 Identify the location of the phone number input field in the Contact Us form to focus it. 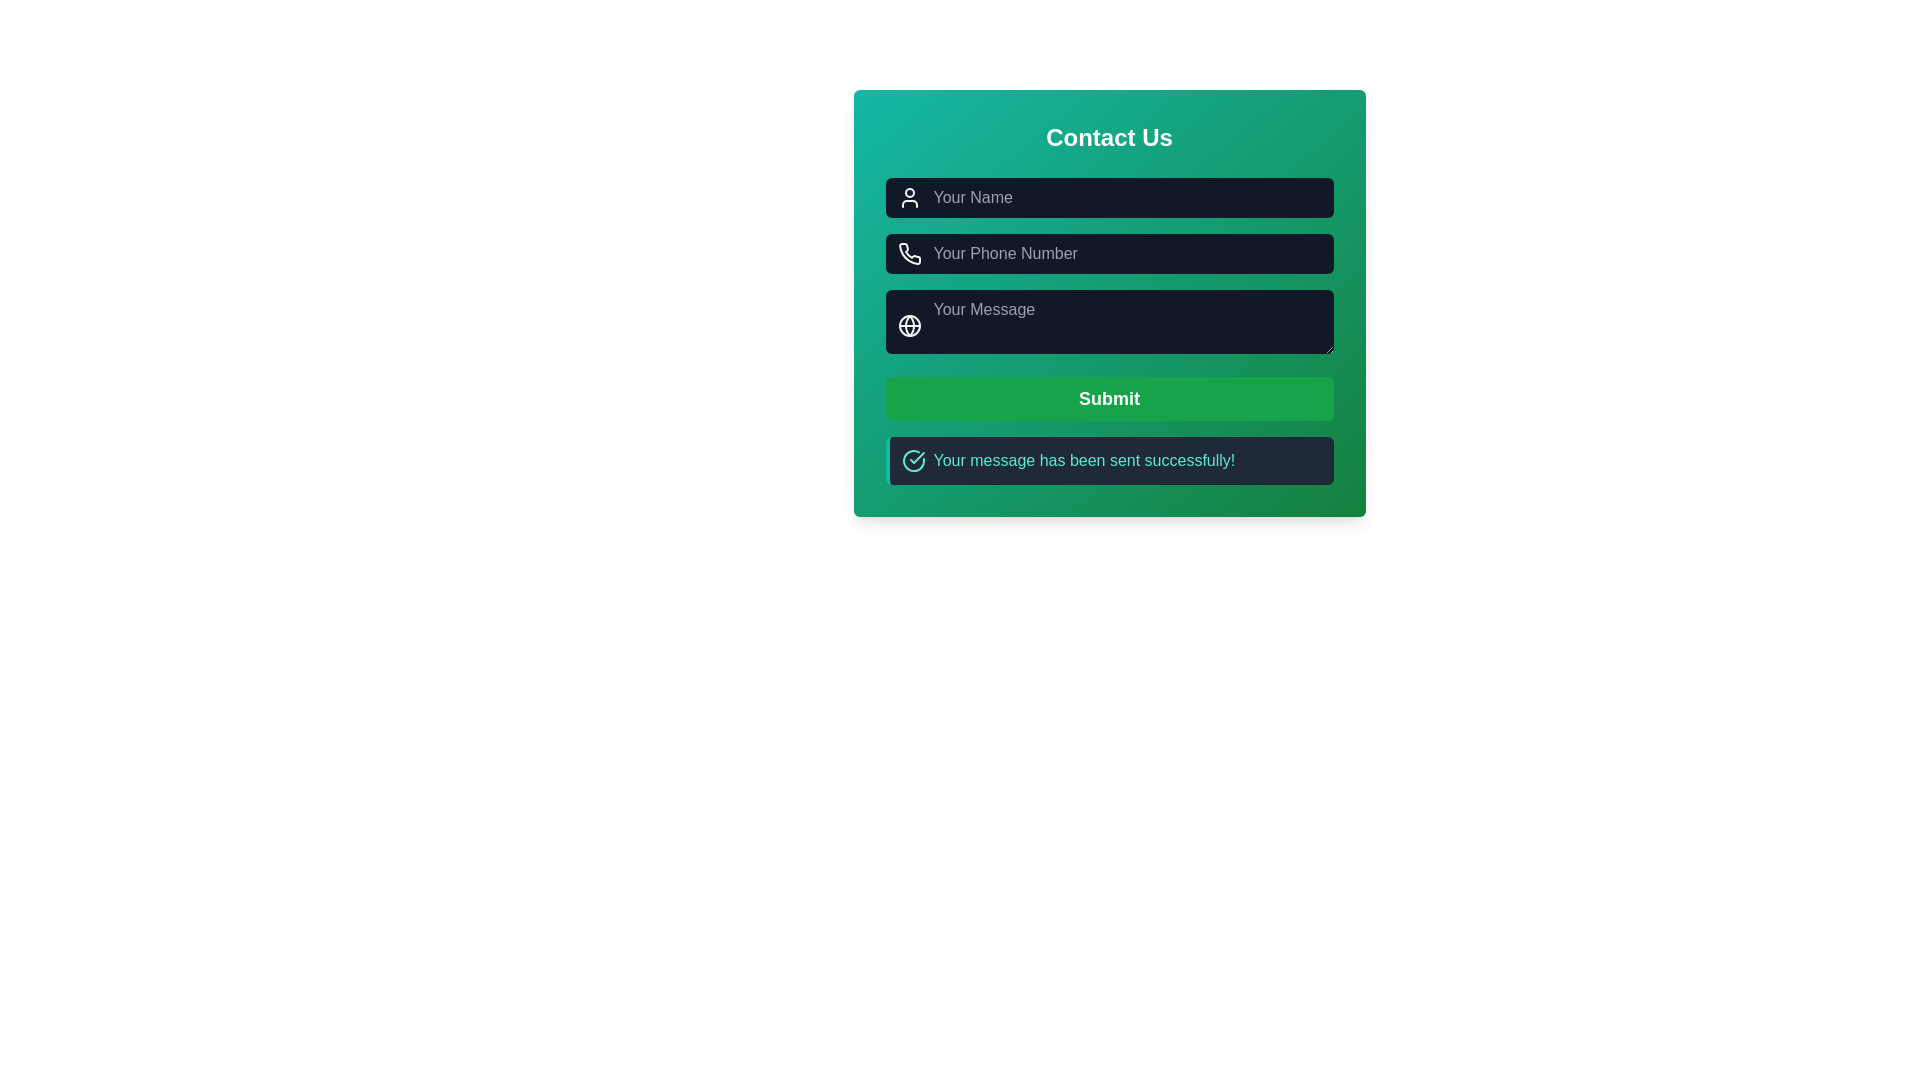
(1108, 253).